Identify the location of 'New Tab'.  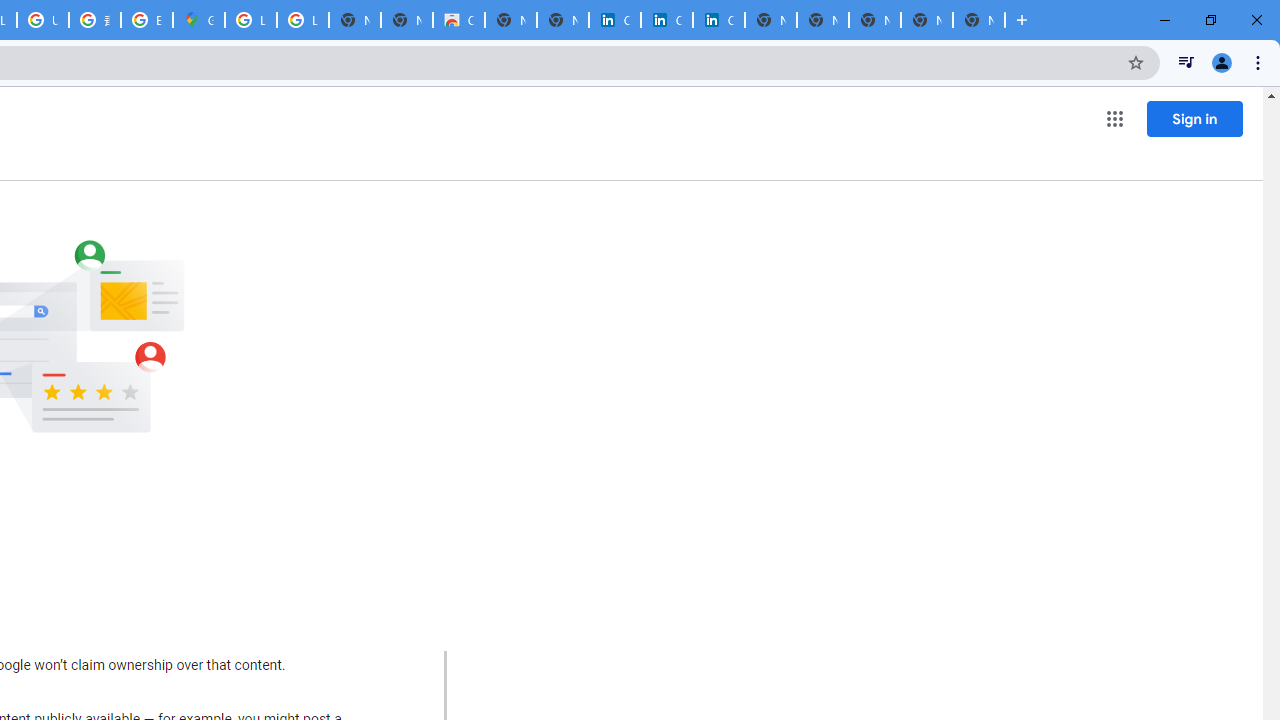
(979, 20).